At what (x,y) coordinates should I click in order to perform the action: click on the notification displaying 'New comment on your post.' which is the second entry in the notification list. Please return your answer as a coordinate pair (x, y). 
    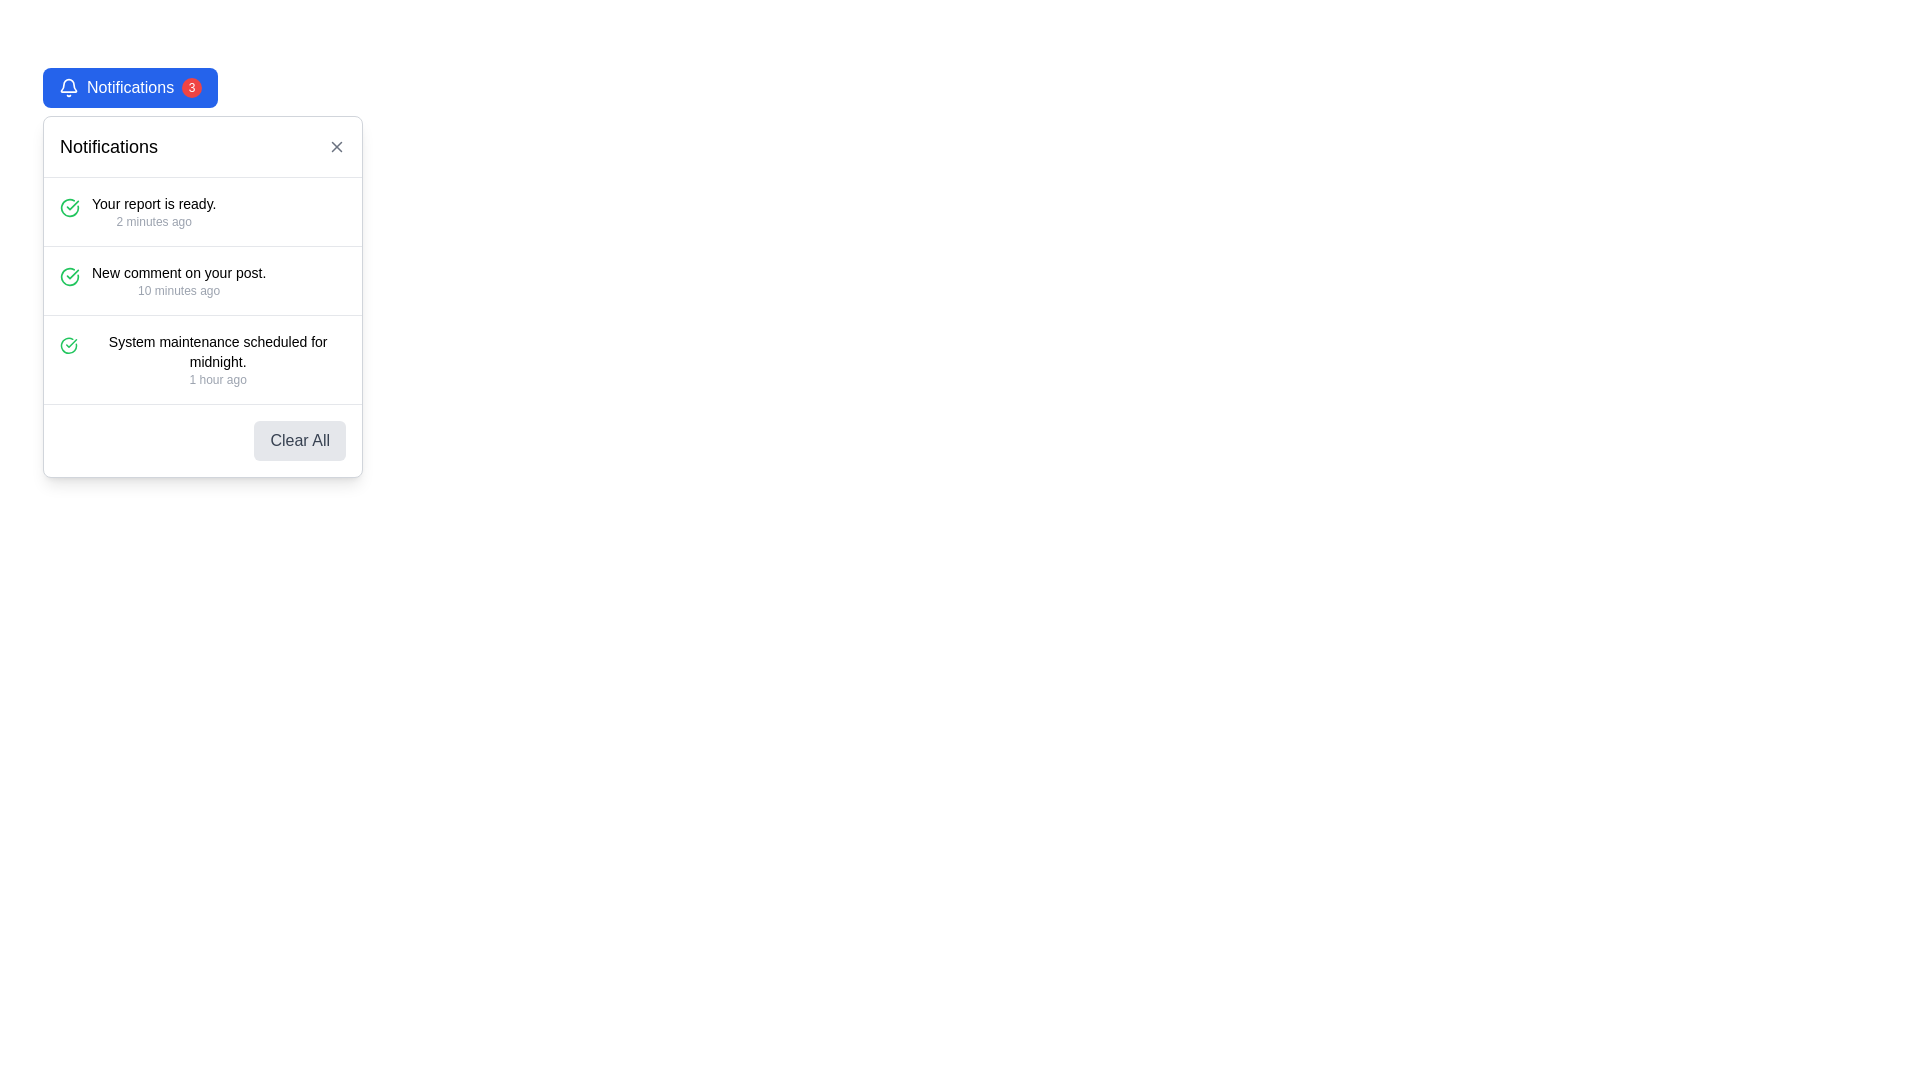
    Looking at the image, I should click on (179, 281).